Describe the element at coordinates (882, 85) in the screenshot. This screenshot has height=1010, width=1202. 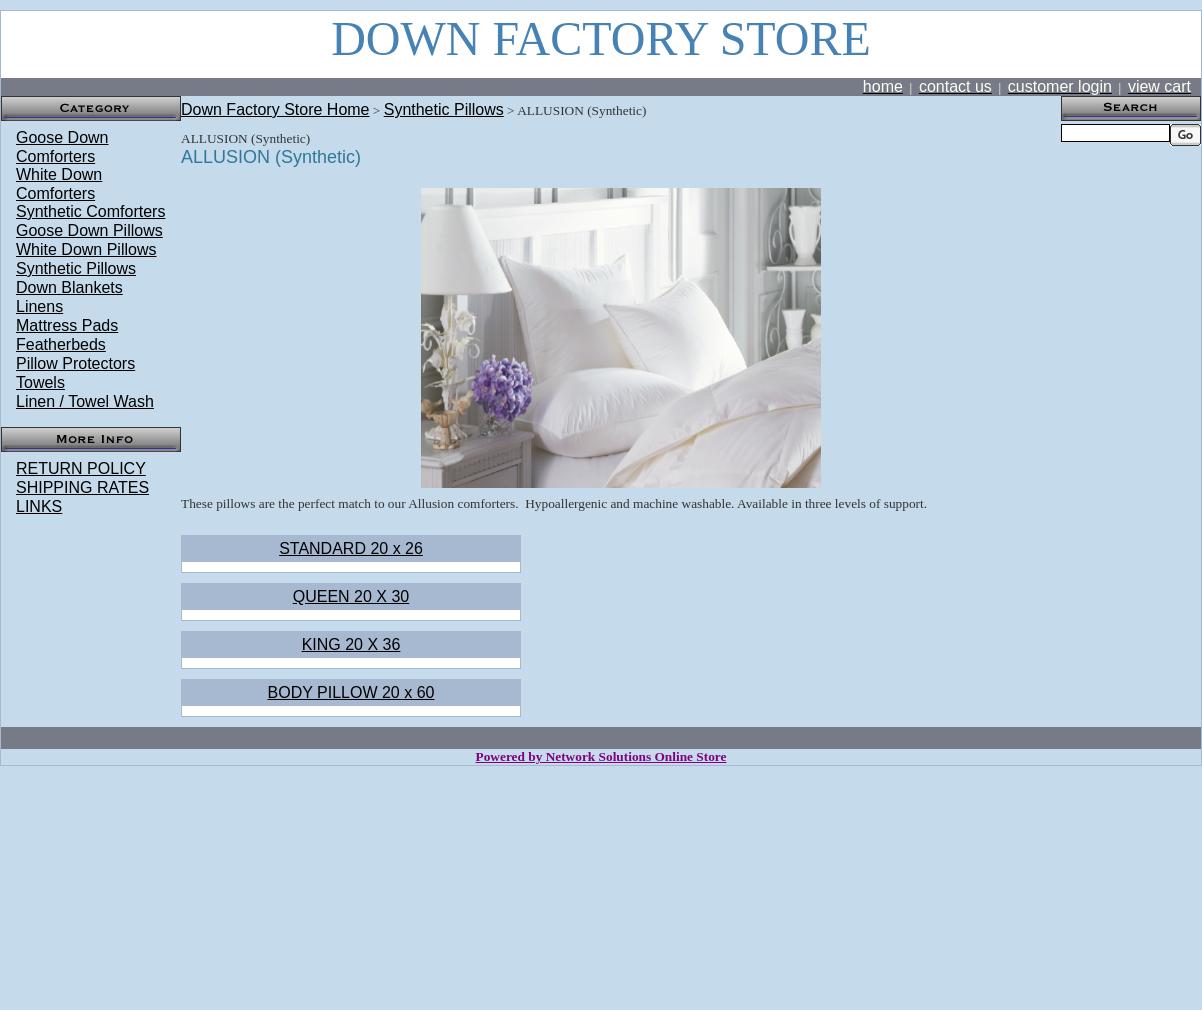
I see `'home'` at that location.